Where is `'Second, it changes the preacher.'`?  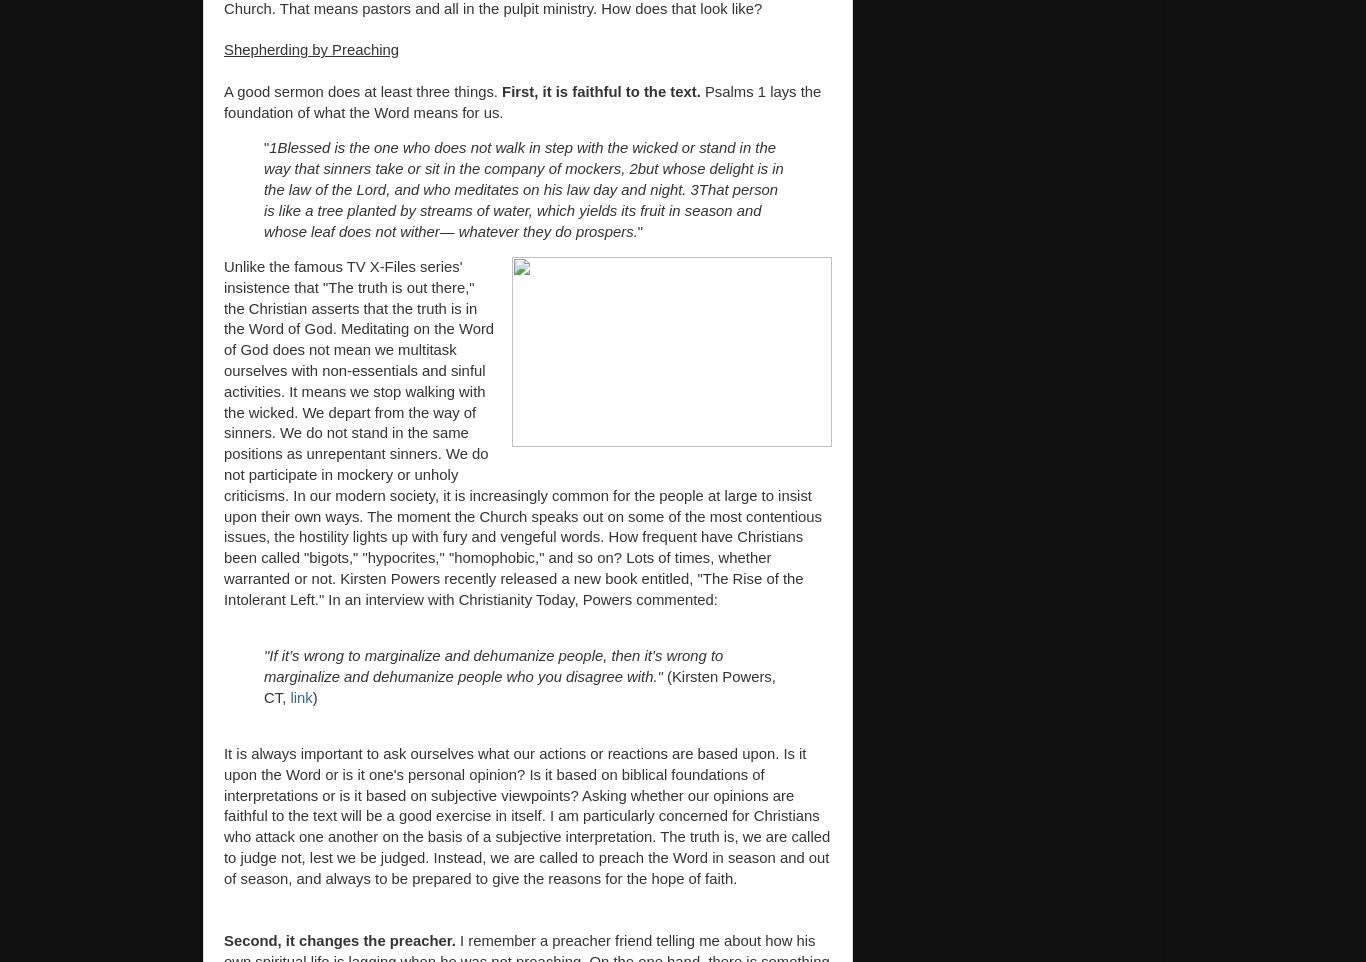 'Second, it changes the preacher.' is located at coordinates (341, 941).